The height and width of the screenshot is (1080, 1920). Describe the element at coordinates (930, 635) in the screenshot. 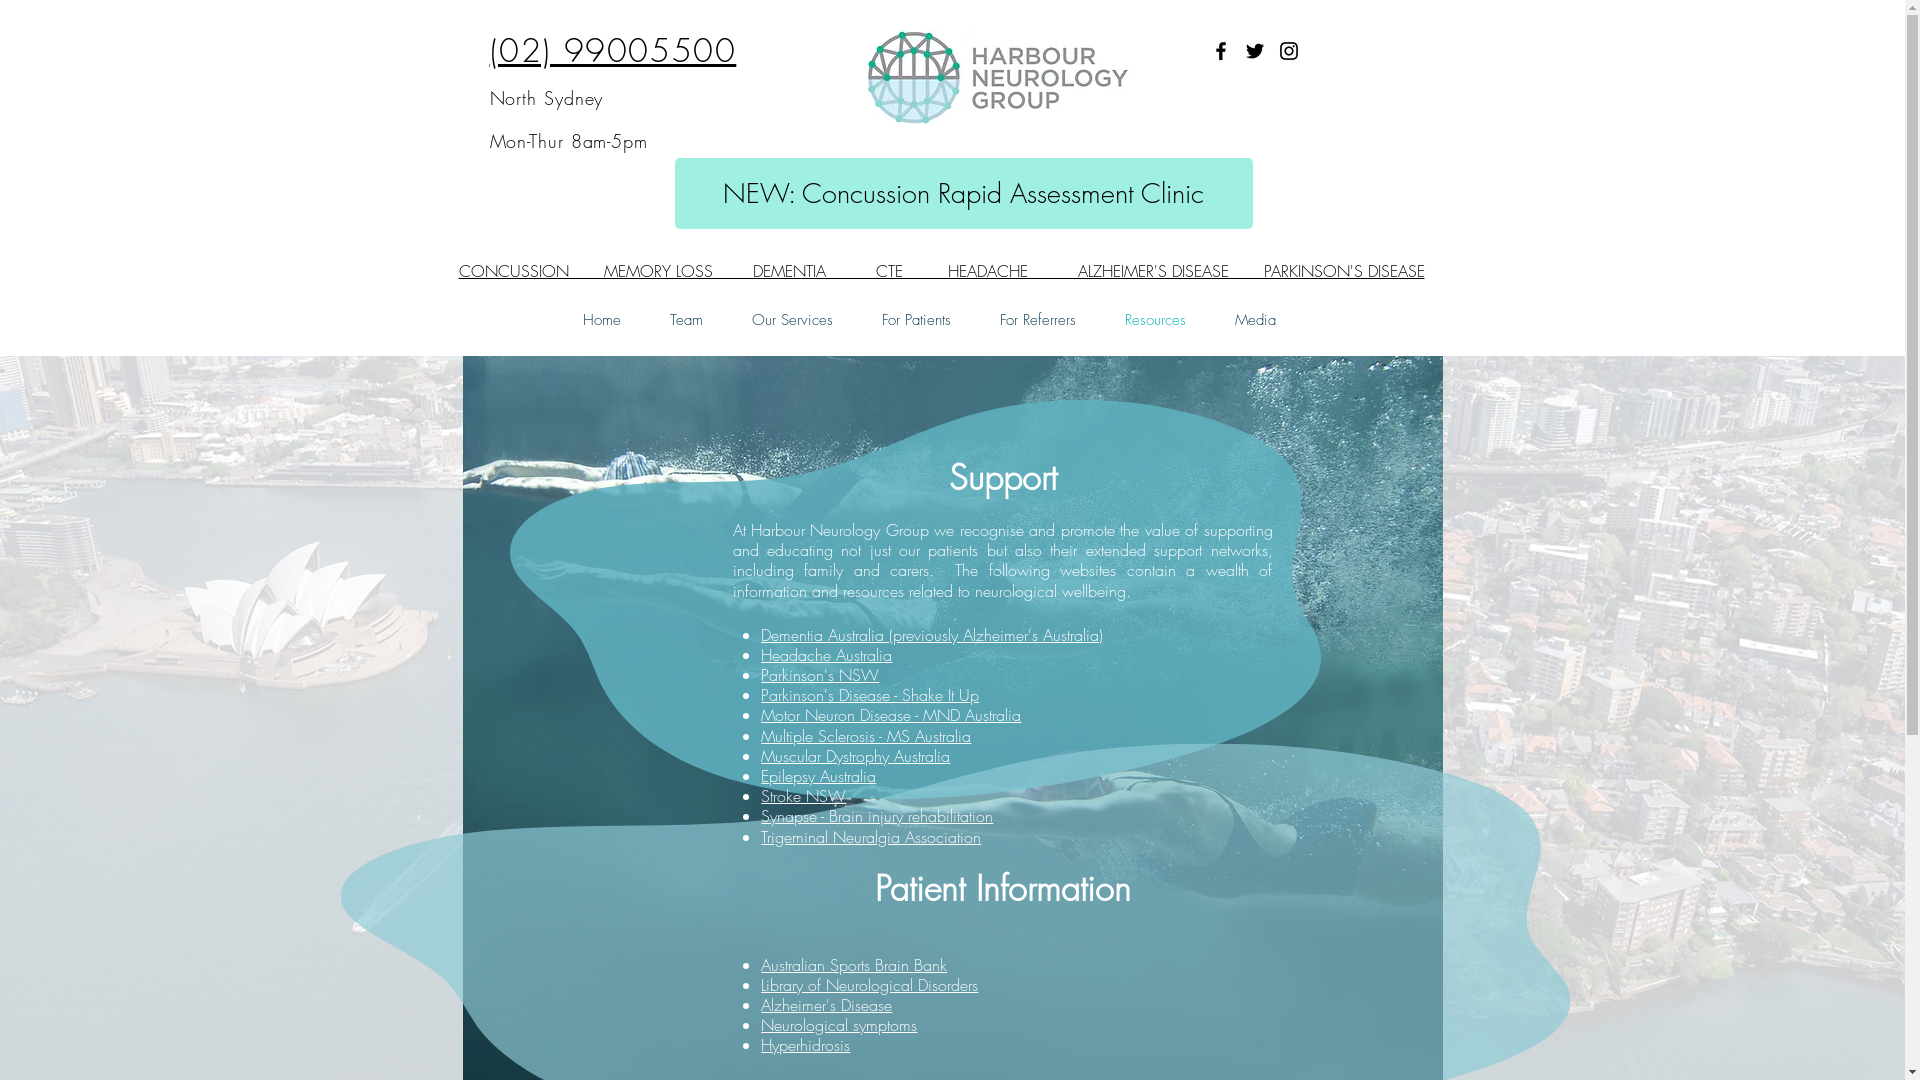

I see `'Dementia Australia (previously Alzheimer's Australia)'` at that location.